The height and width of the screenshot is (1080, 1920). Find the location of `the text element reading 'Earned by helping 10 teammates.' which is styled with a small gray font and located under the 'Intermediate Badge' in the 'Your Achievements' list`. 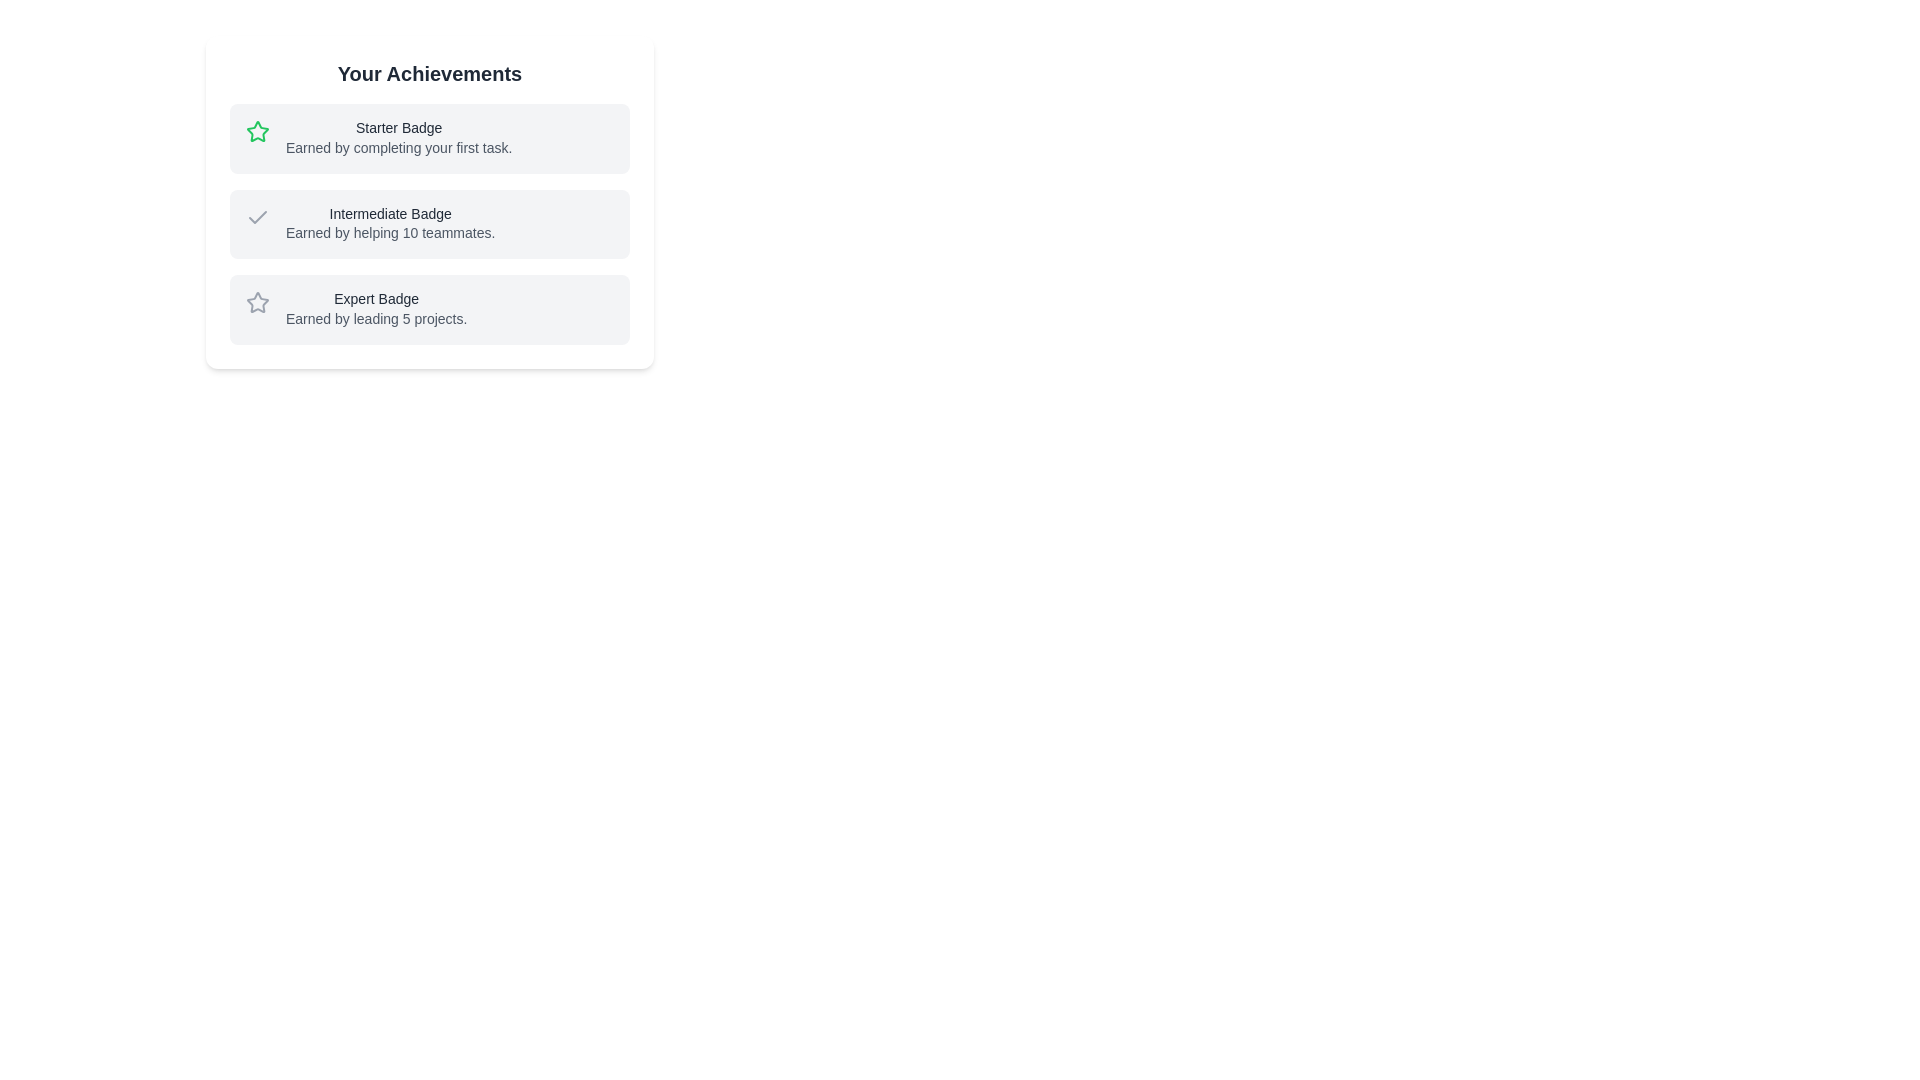

the text element reading 'Earned by helping 10 teammates.' which is styled with a small gray font and located under the 'Intermediate Badge' in the 'Your Achievements' list is located at coordinates (390, 231).